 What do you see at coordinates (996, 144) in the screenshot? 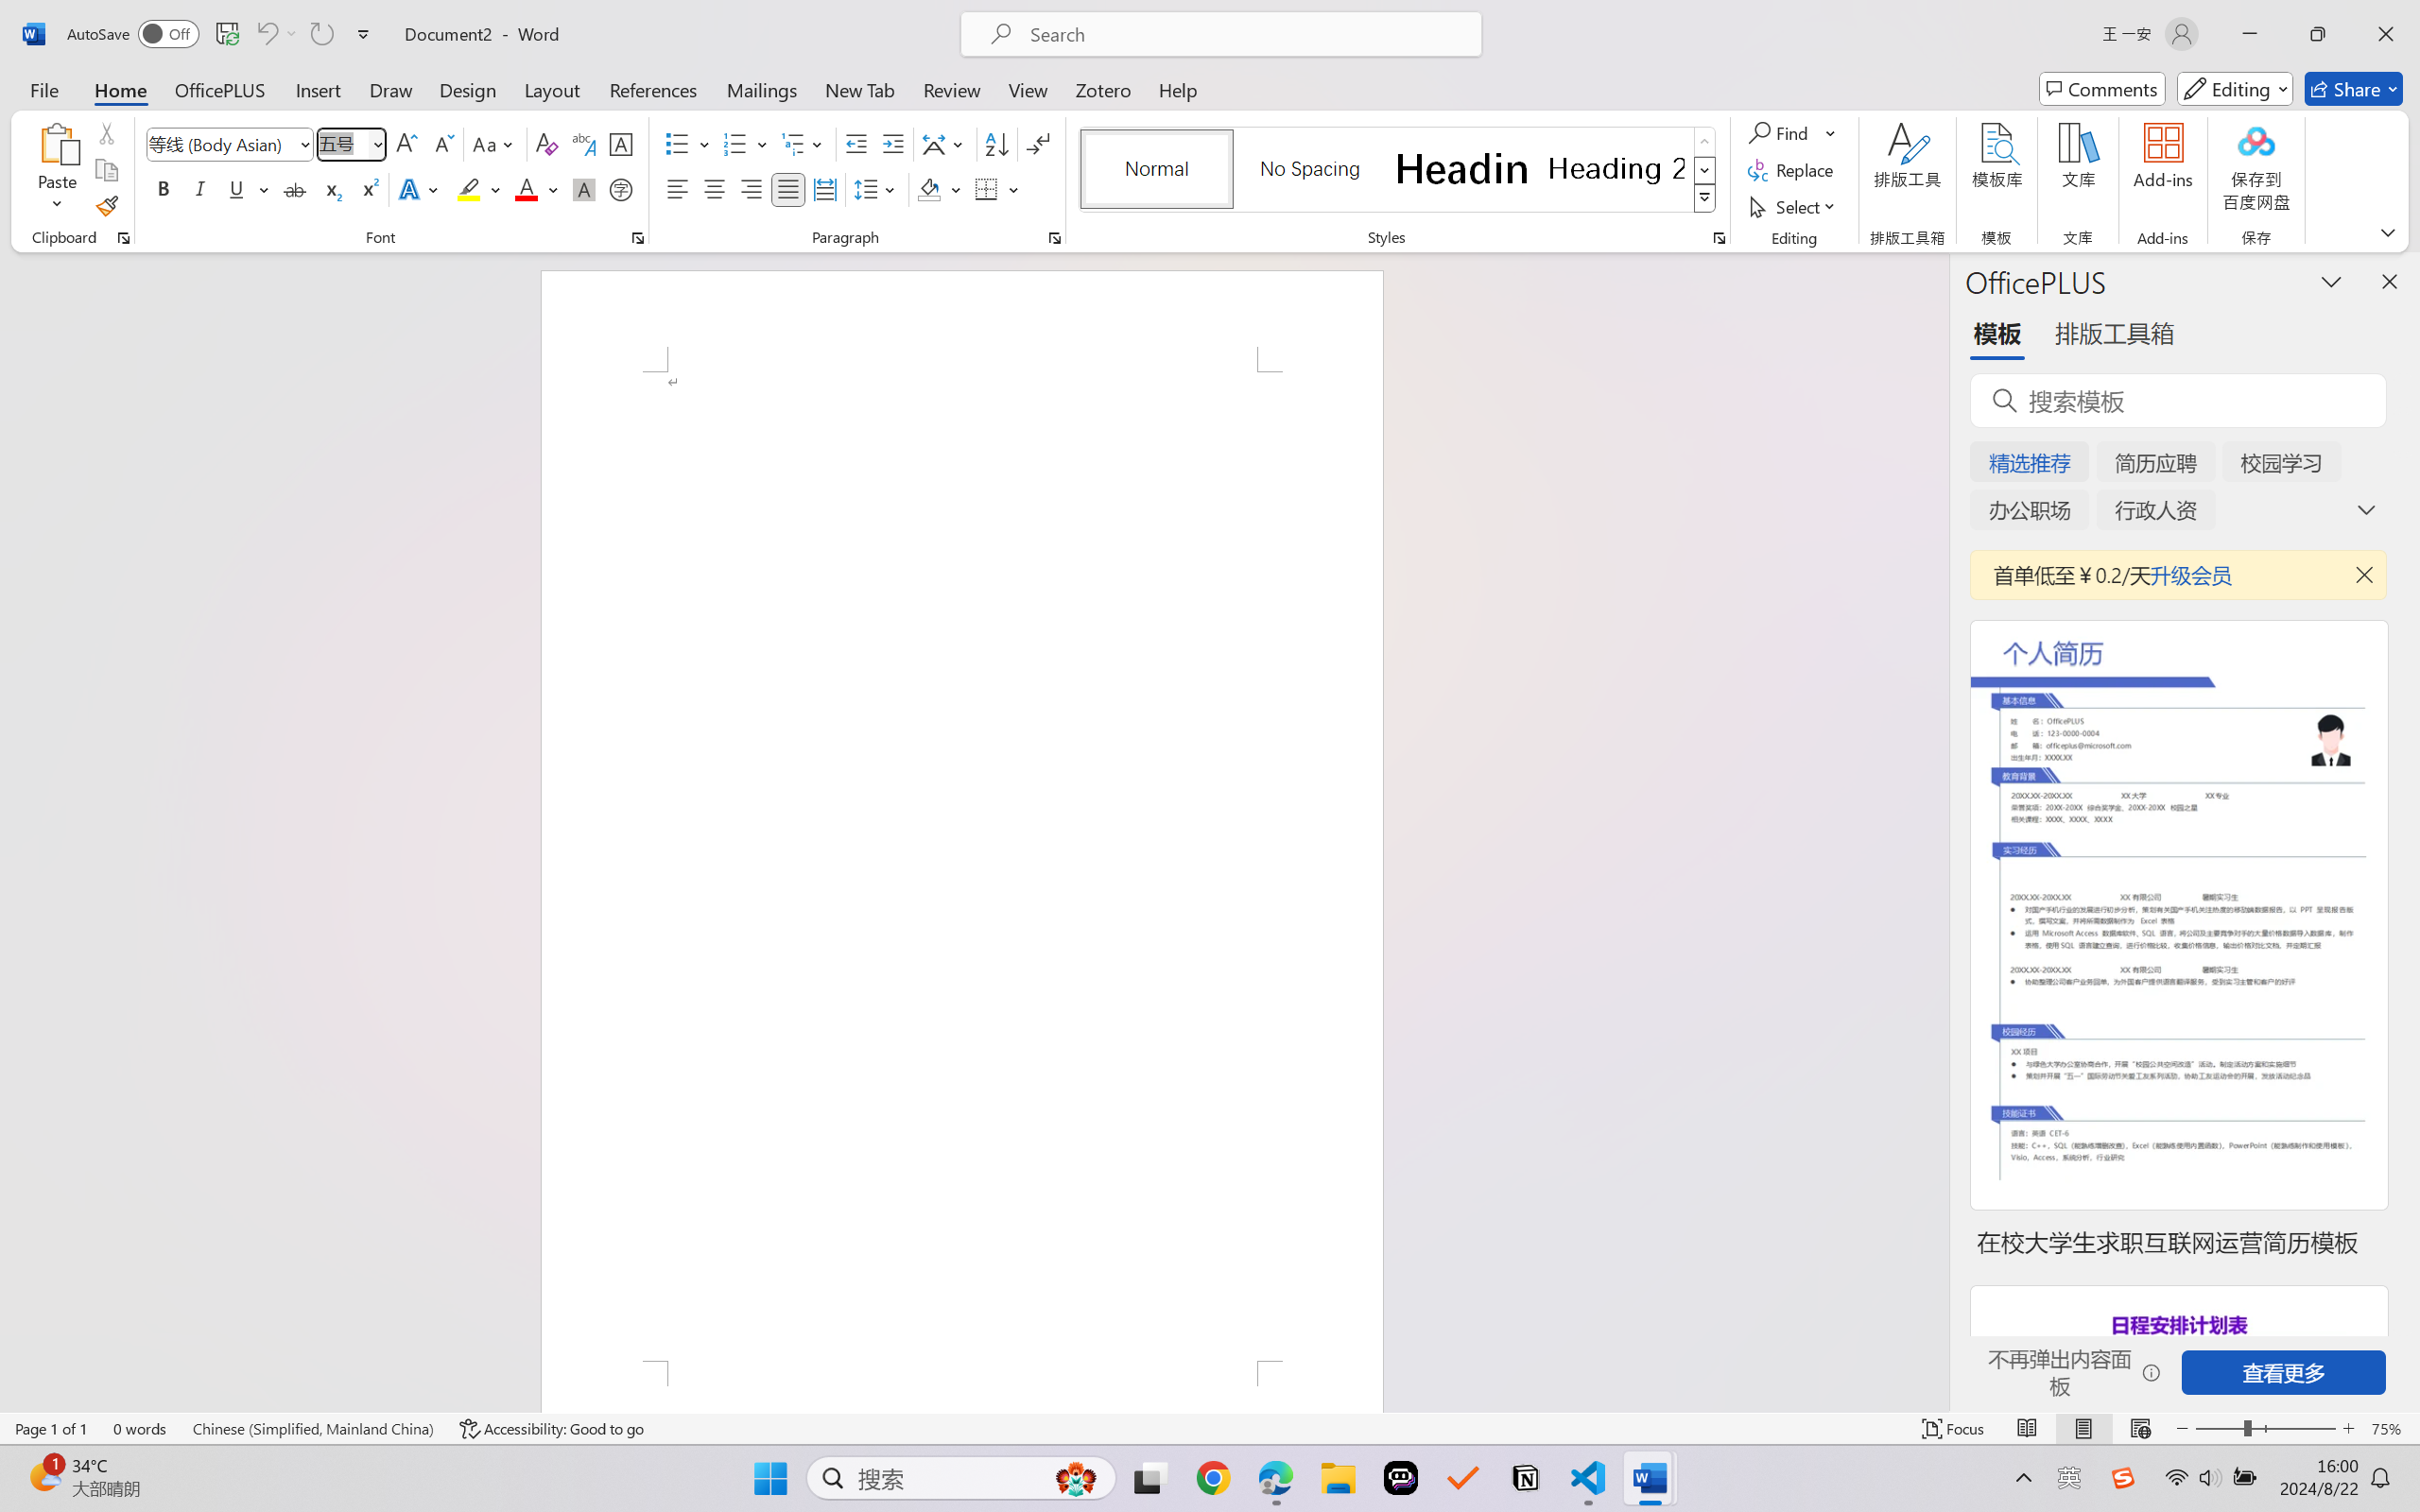
I see `'Sort...'` at bounding box center [996, 144].